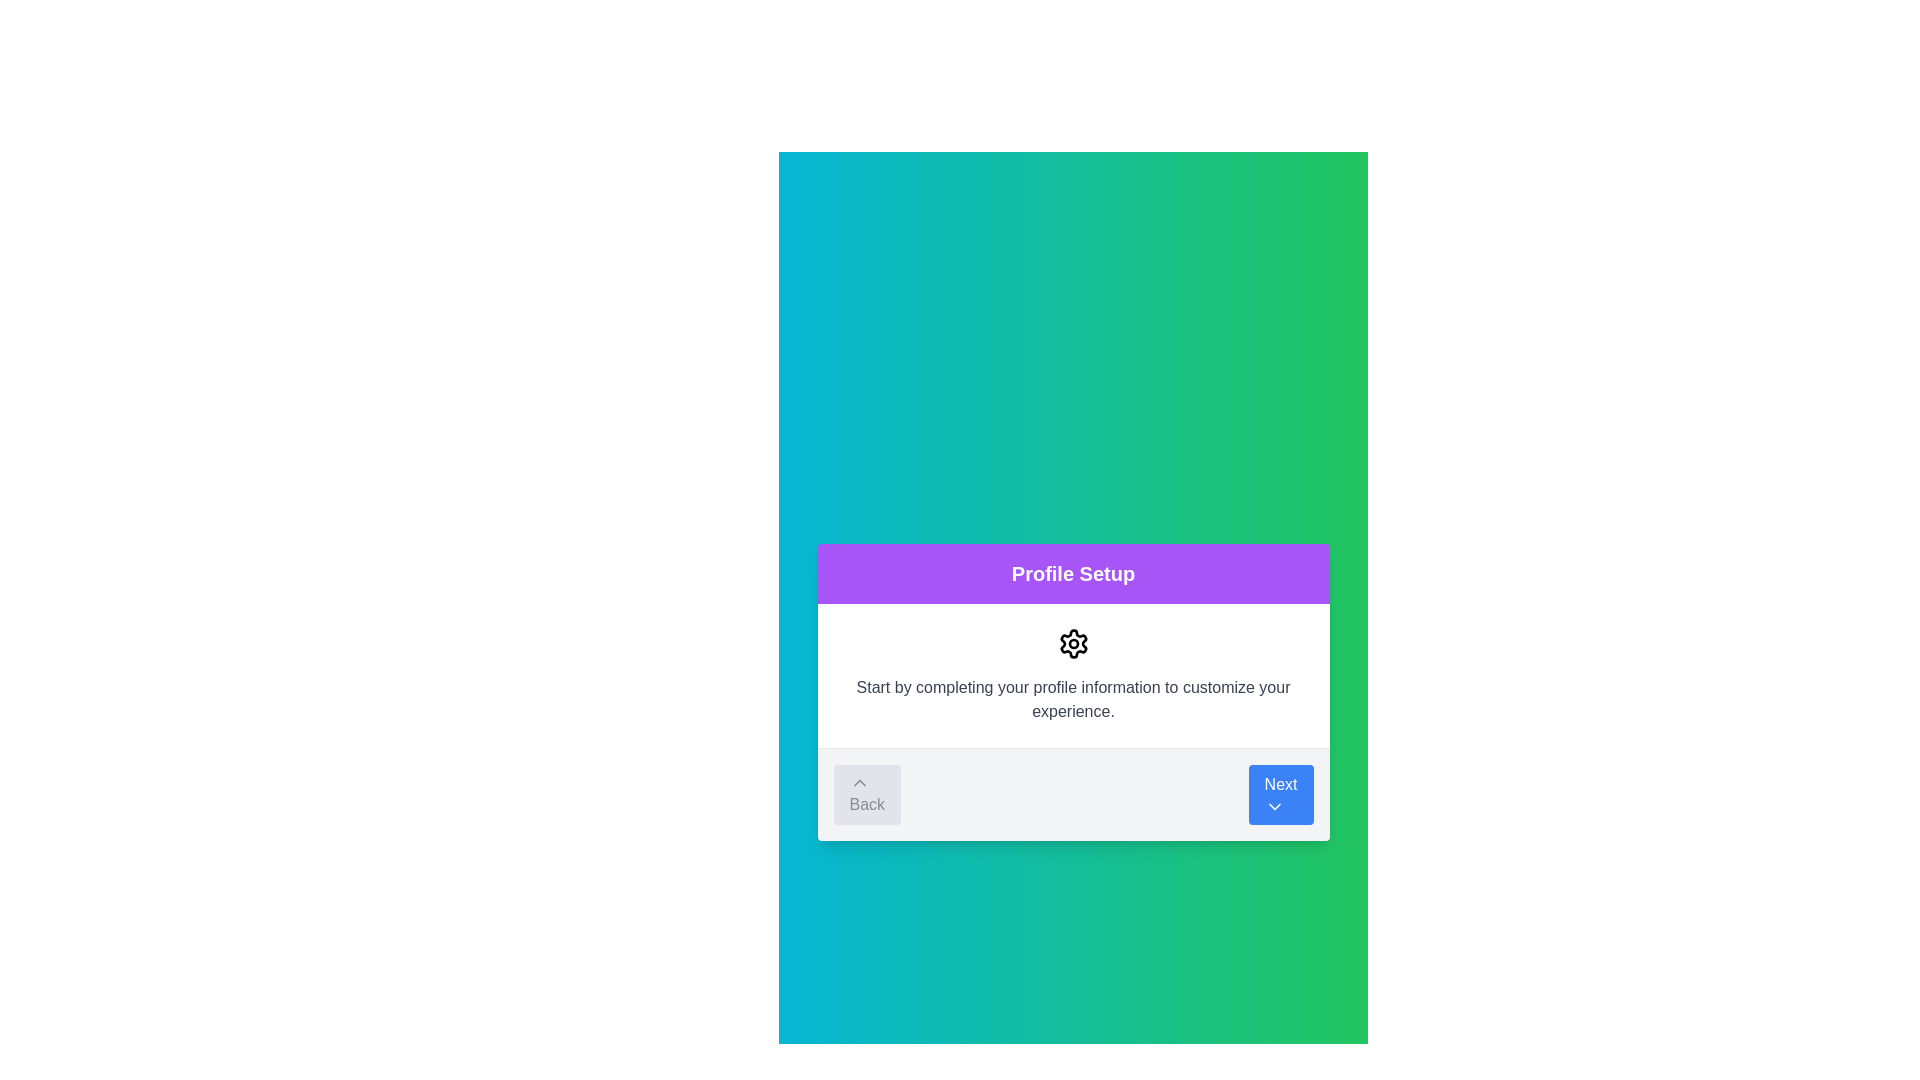 This screenshot has width=1920, height=1080. Describe the element at coordinates (1072, 675) in the screenshot. I see `the Informative Panel located below the title 'Profile Setup' and above the buttons 'Back' and 'Next' to guide the user with instructions about completing their profile` at that location.